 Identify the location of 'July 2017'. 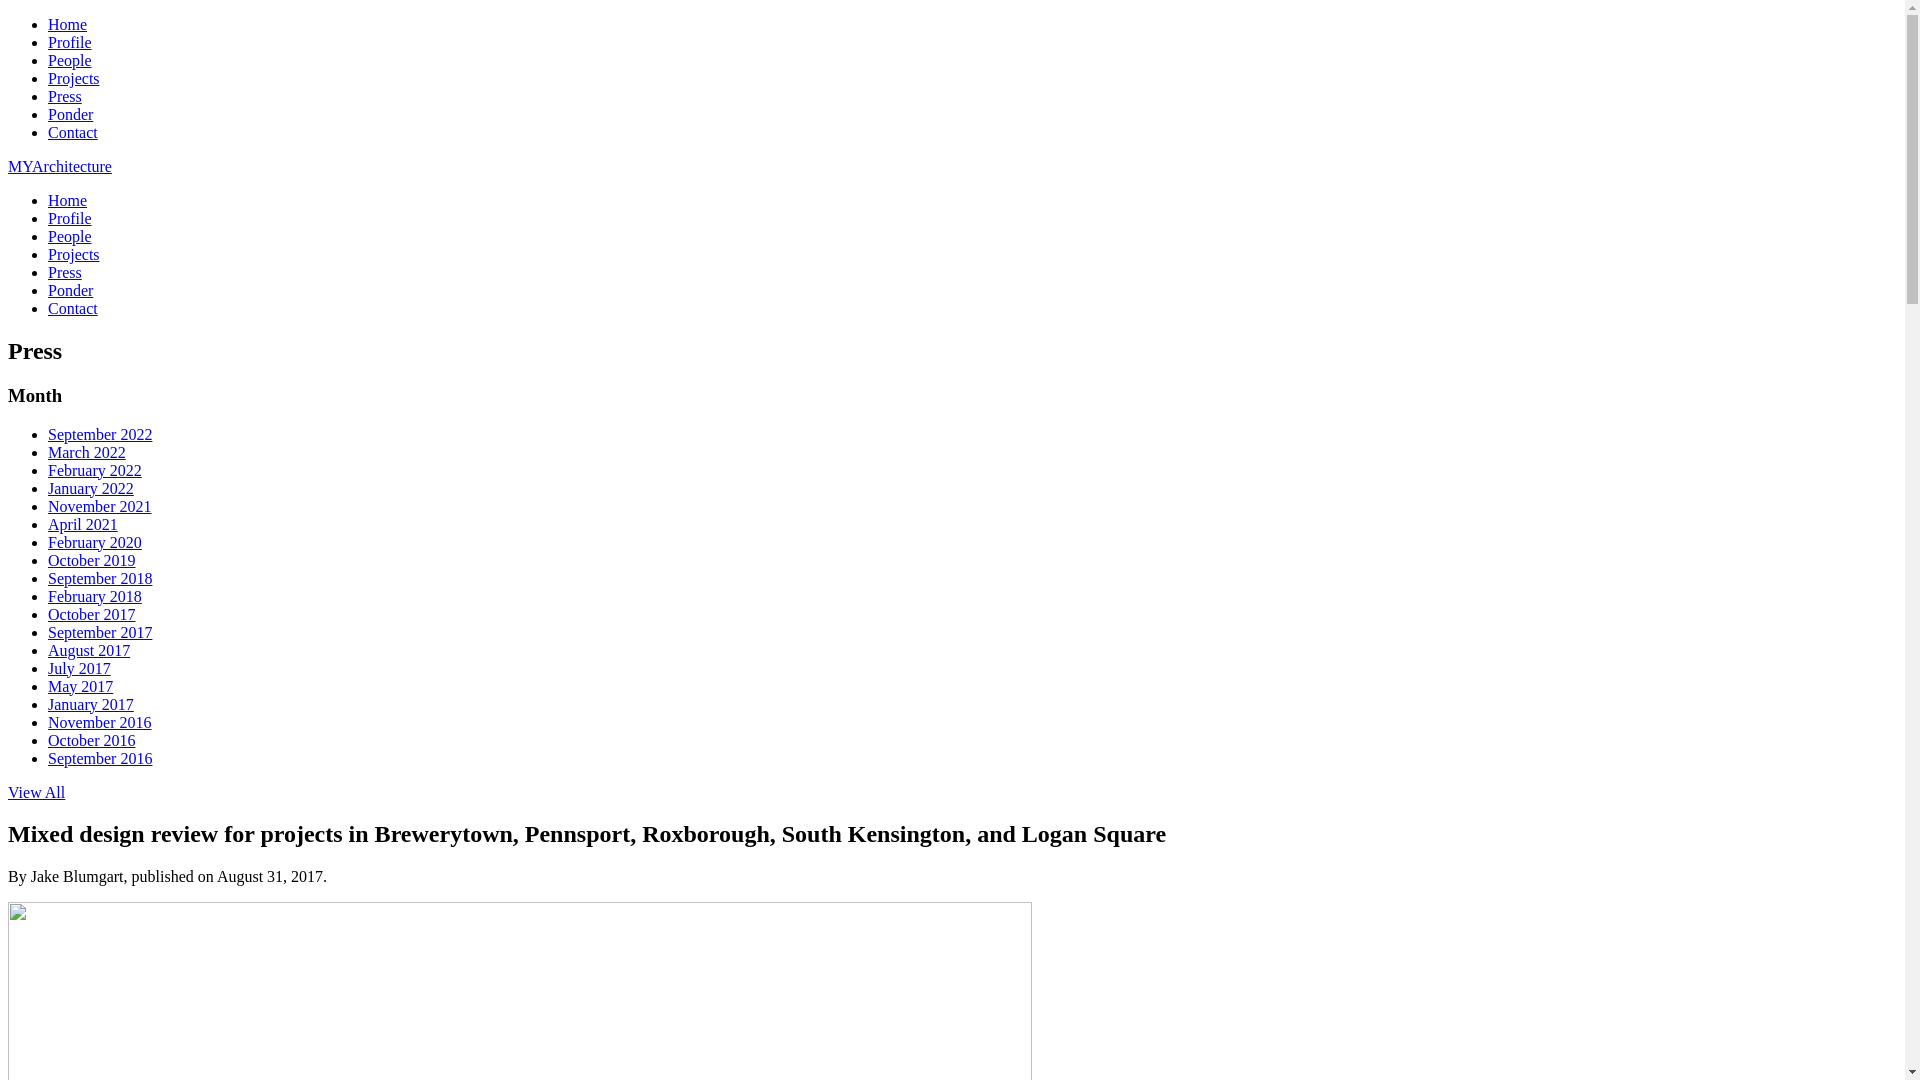
(79, 668).